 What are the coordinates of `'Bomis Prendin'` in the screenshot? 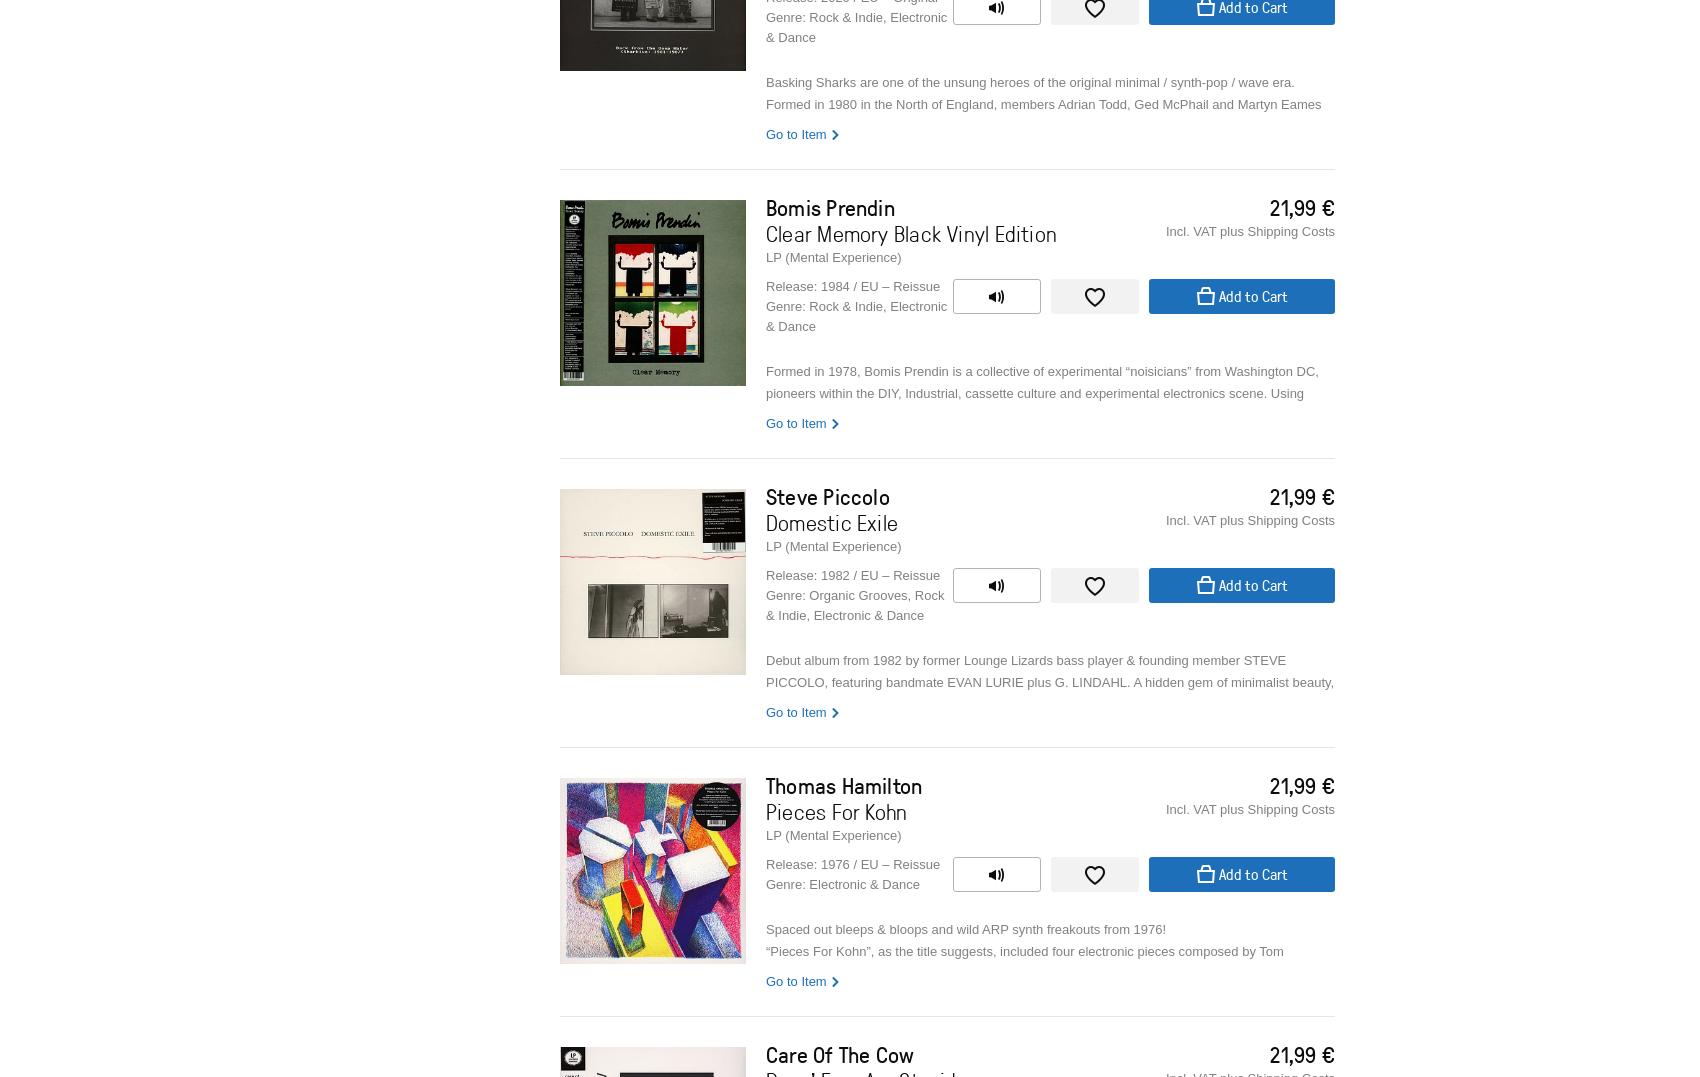 It's located at (828, 206).